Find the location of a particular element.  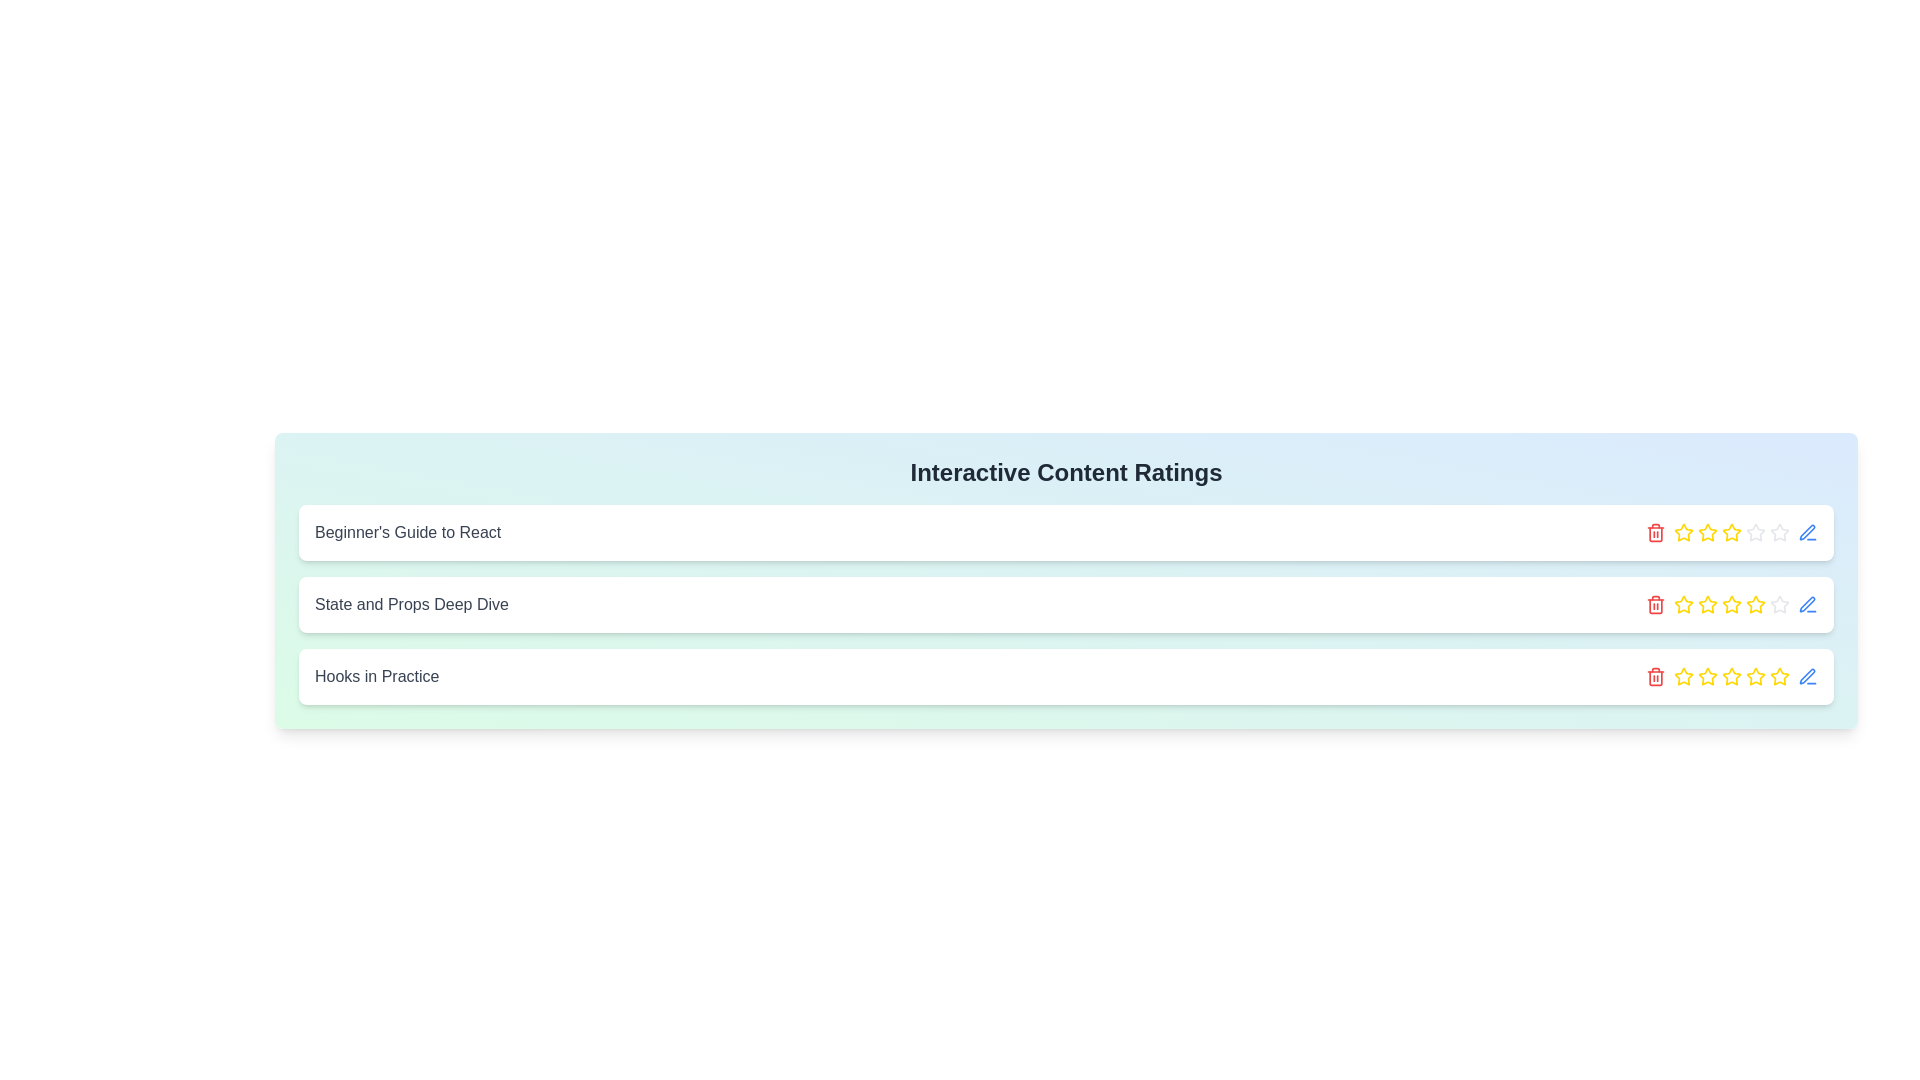

the third star is located at coordinates (1731, 604).